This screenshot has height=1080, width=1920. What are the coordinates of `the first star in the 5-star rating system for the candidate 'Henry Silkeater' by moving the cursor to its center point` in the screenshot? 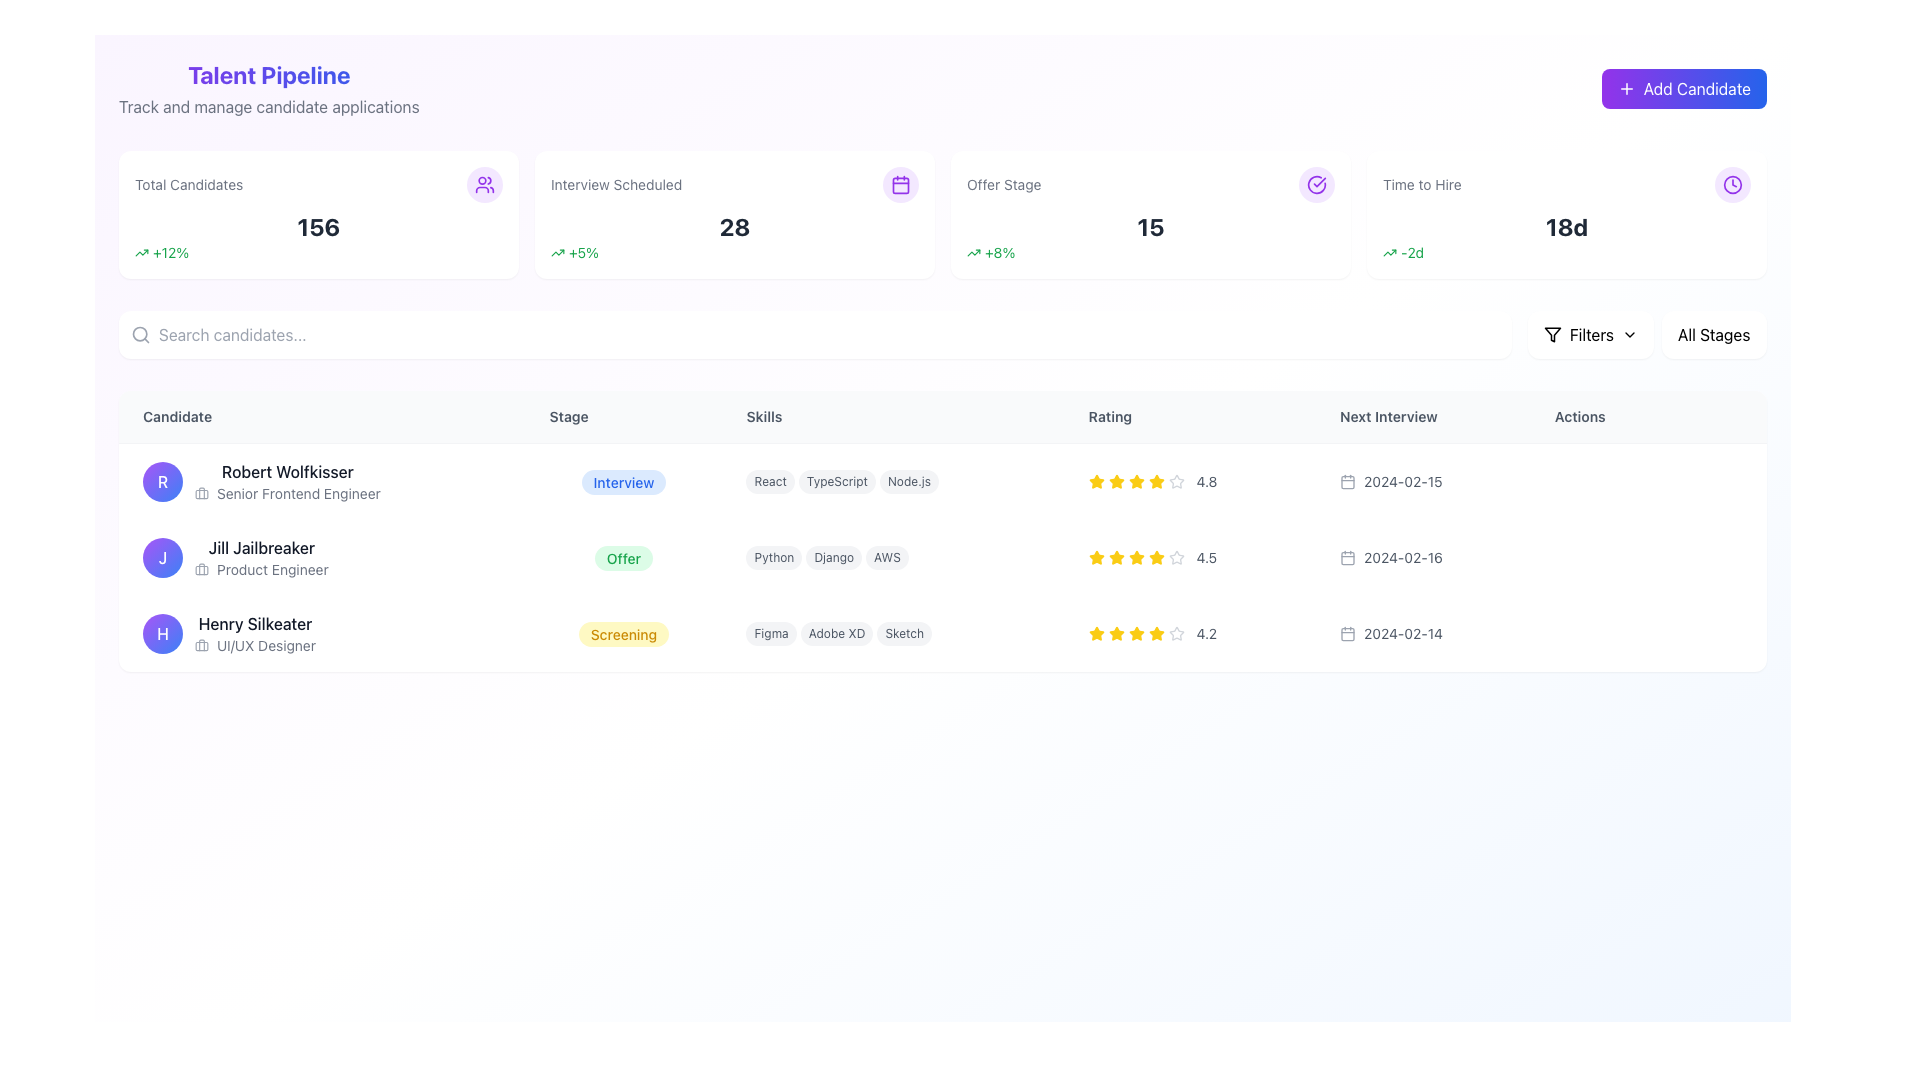 It's located at (1095, 633).